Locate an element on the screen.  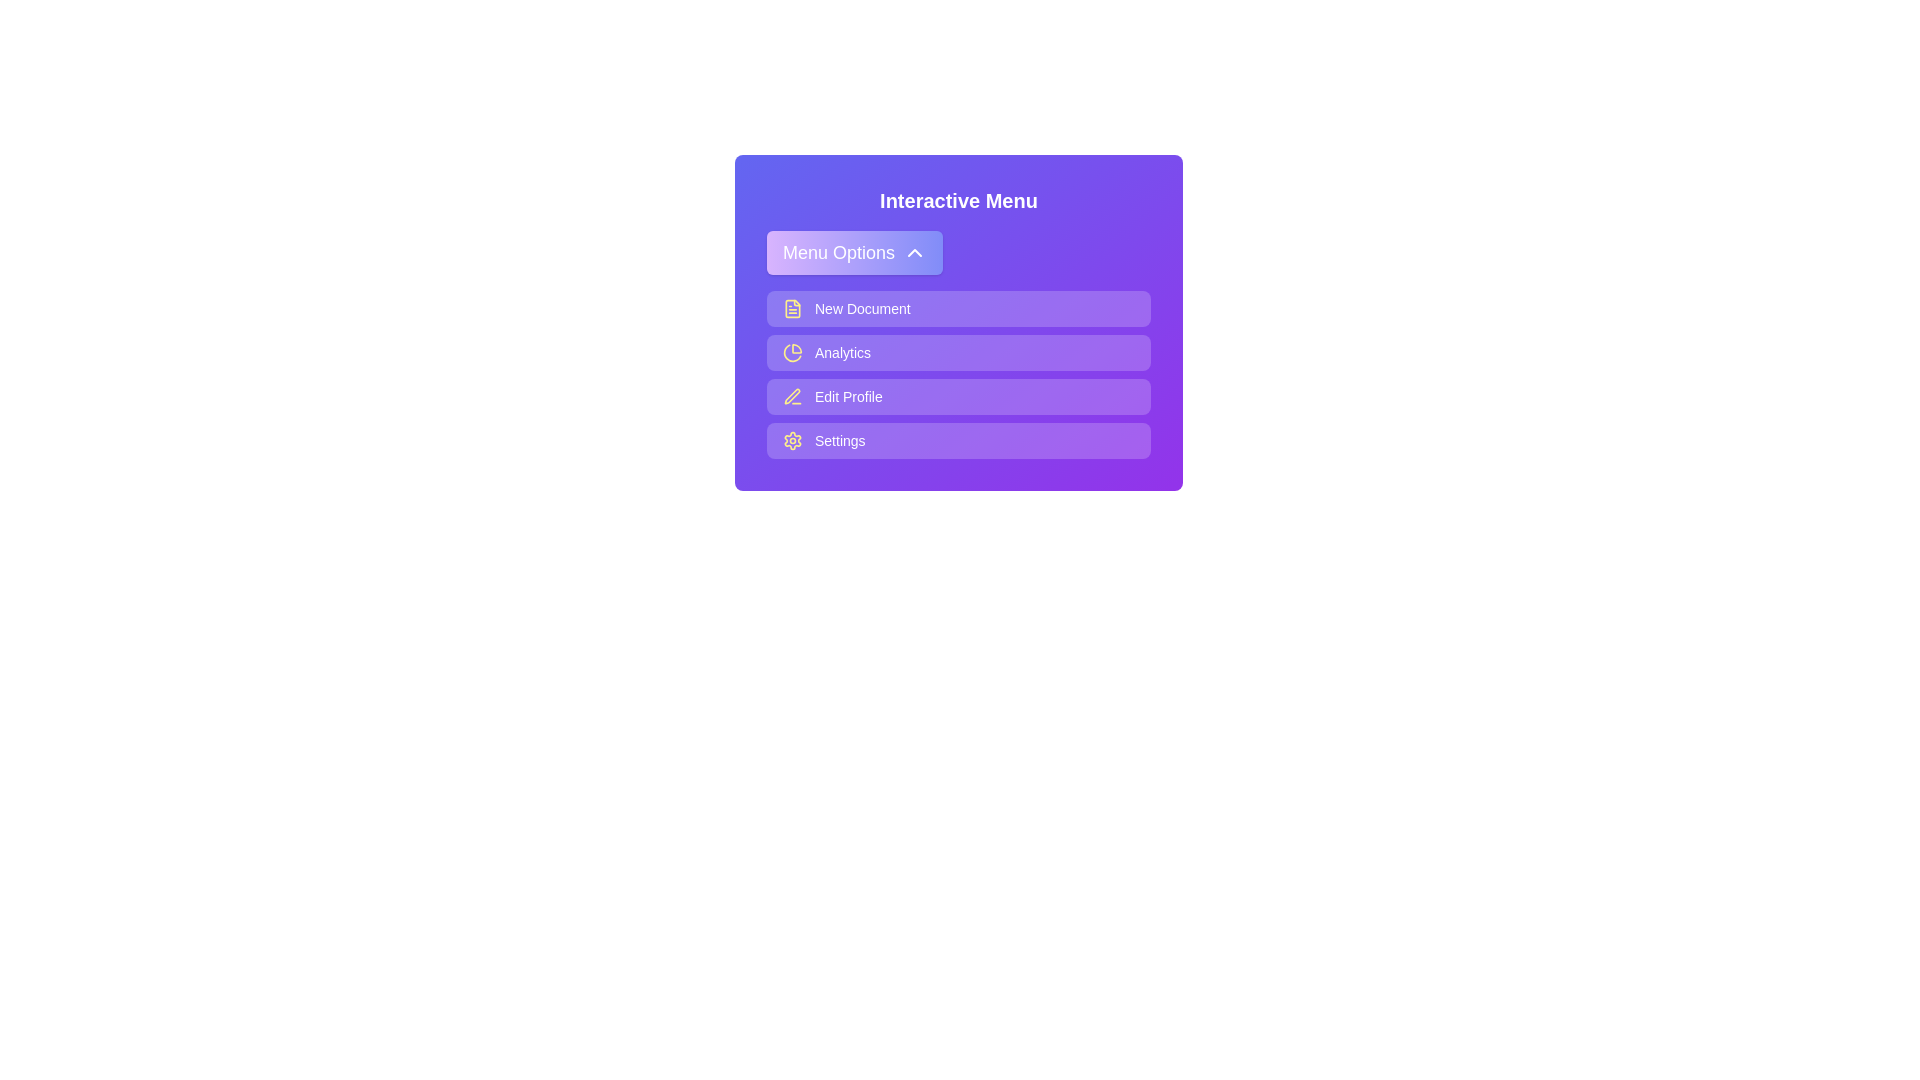
the 'Settings' icon, which is located at the far left of the 'Settings' button in the menu options, to receive visual feedback is located at coordinates (791, 439).